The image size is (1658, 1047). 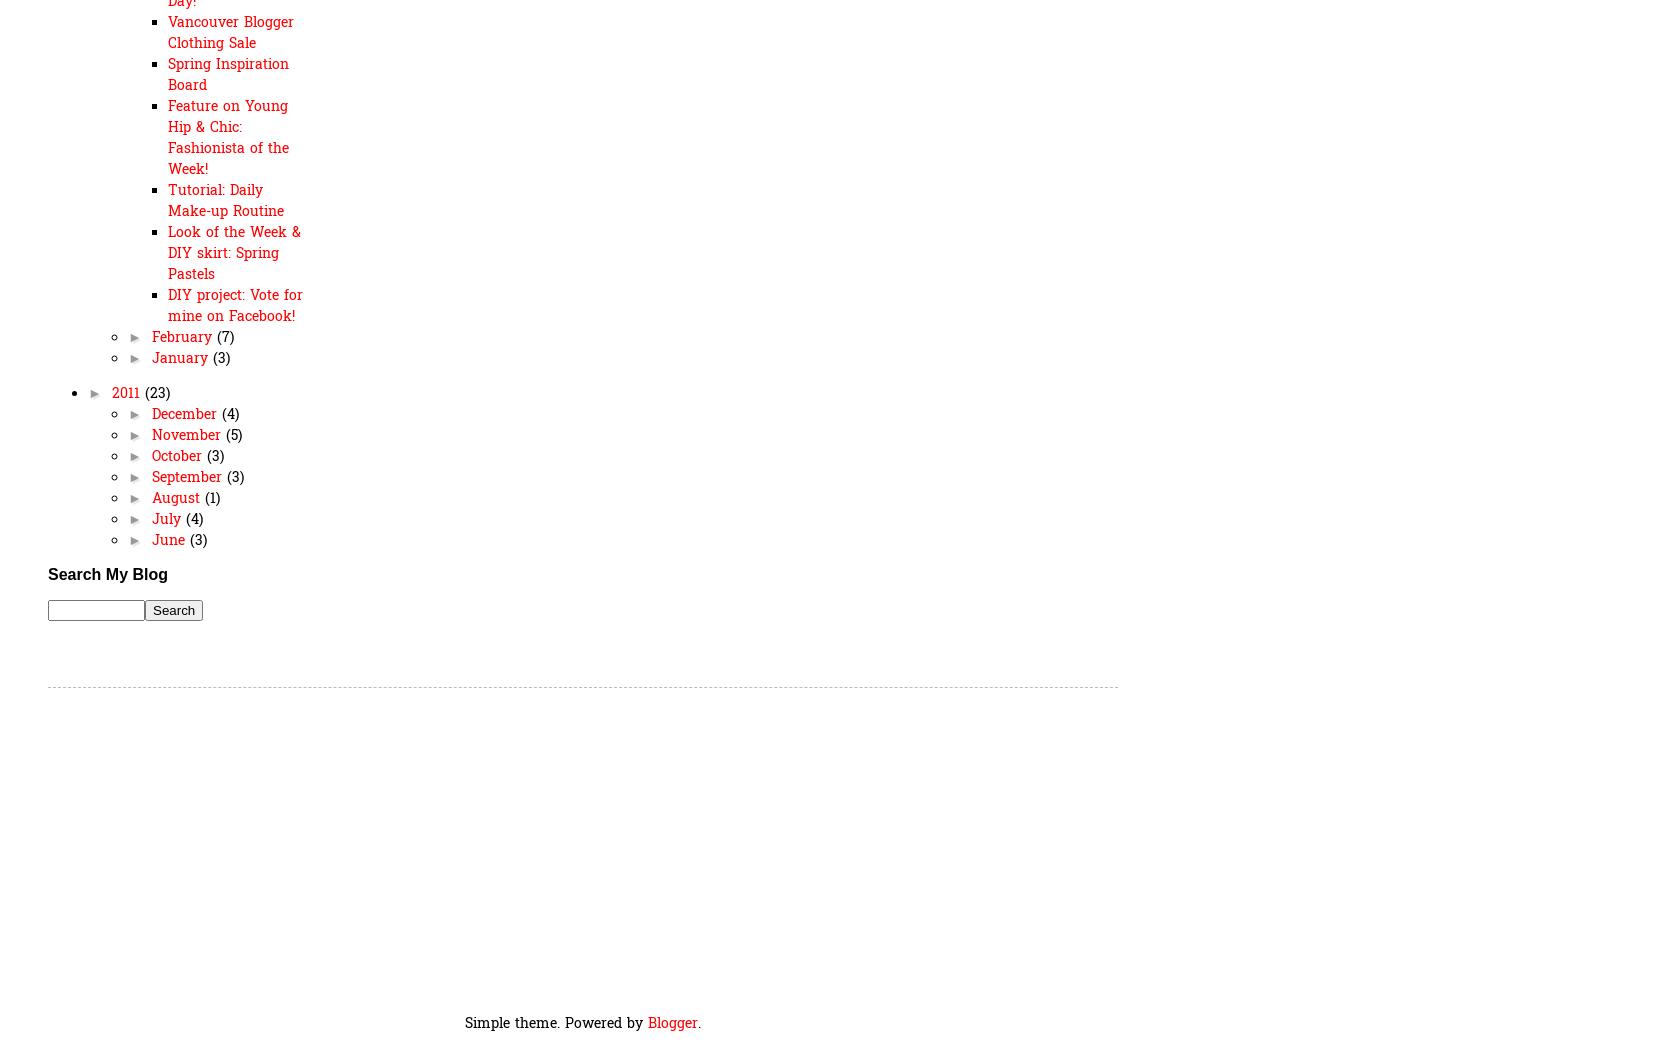 I want to click on 'September', so click(x=188, y=476).